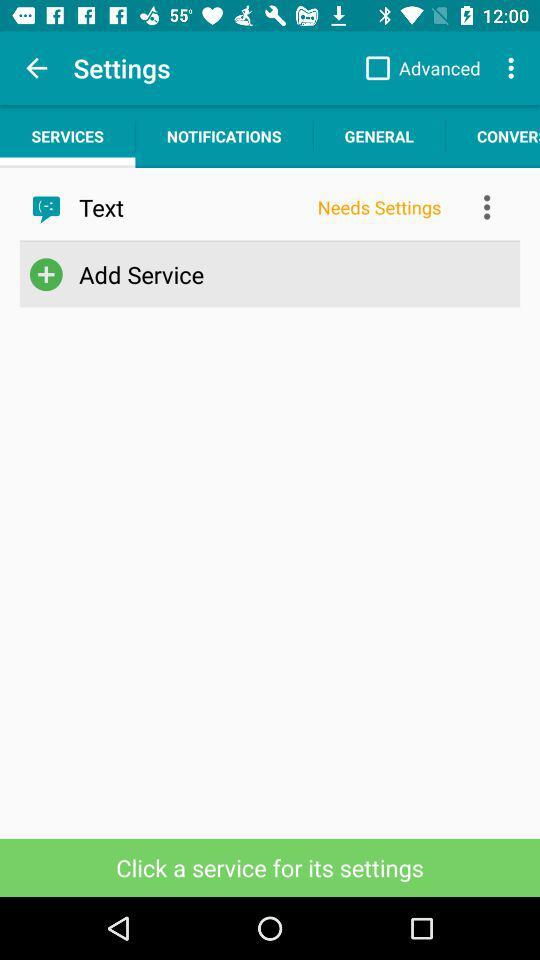 This screenshot has width=540, height=960. Describe the element at coordinates (417, 68) in the screenshot. I see `the advanced item` at that location.